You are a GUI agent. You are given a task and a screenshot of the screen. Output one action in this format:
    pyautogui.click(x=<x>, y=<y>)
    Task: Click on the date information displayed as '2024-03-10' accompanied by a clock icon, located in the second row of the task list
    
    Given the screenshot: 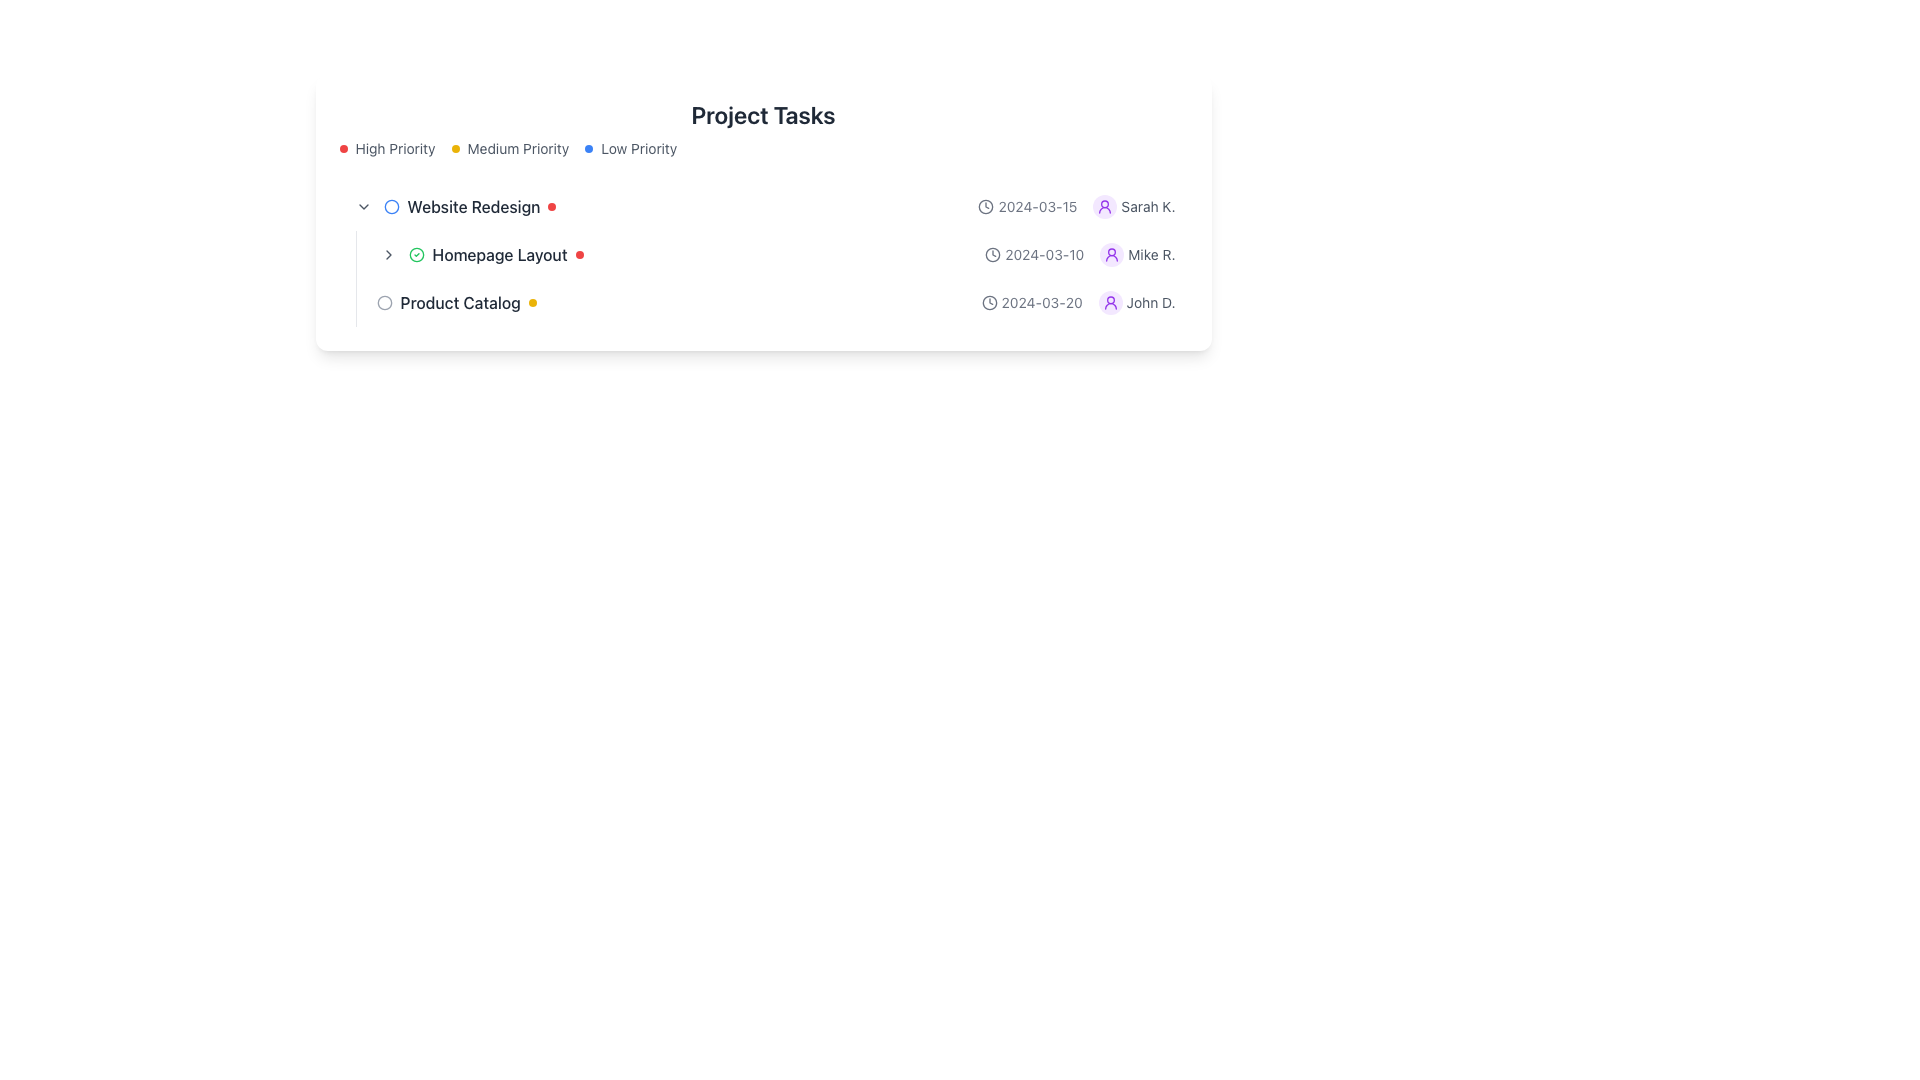 What is the action you would take?
    pyautogui.click(x=1034, y=253)
    